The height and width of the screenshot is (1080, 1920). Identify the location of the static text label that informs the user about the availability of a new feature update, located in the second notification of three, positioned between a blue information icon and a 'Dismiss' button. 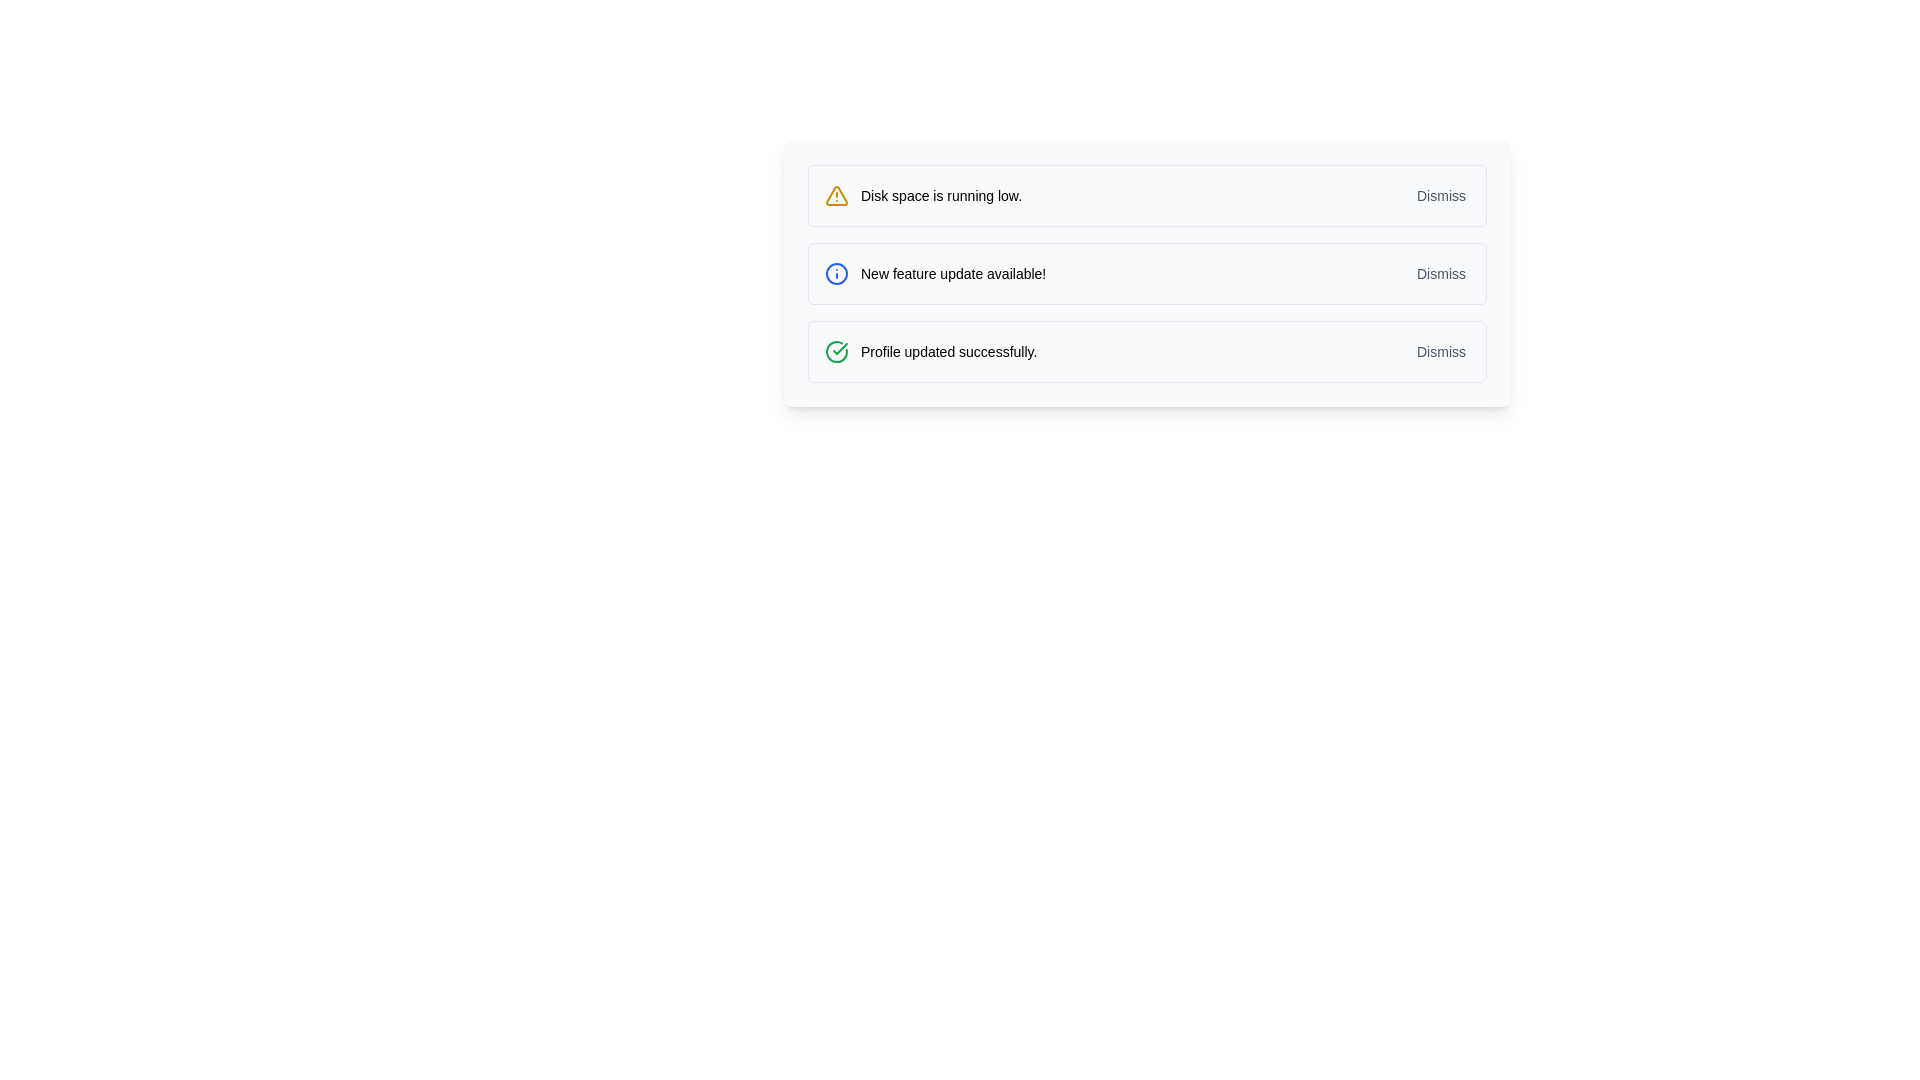
(952, 273).